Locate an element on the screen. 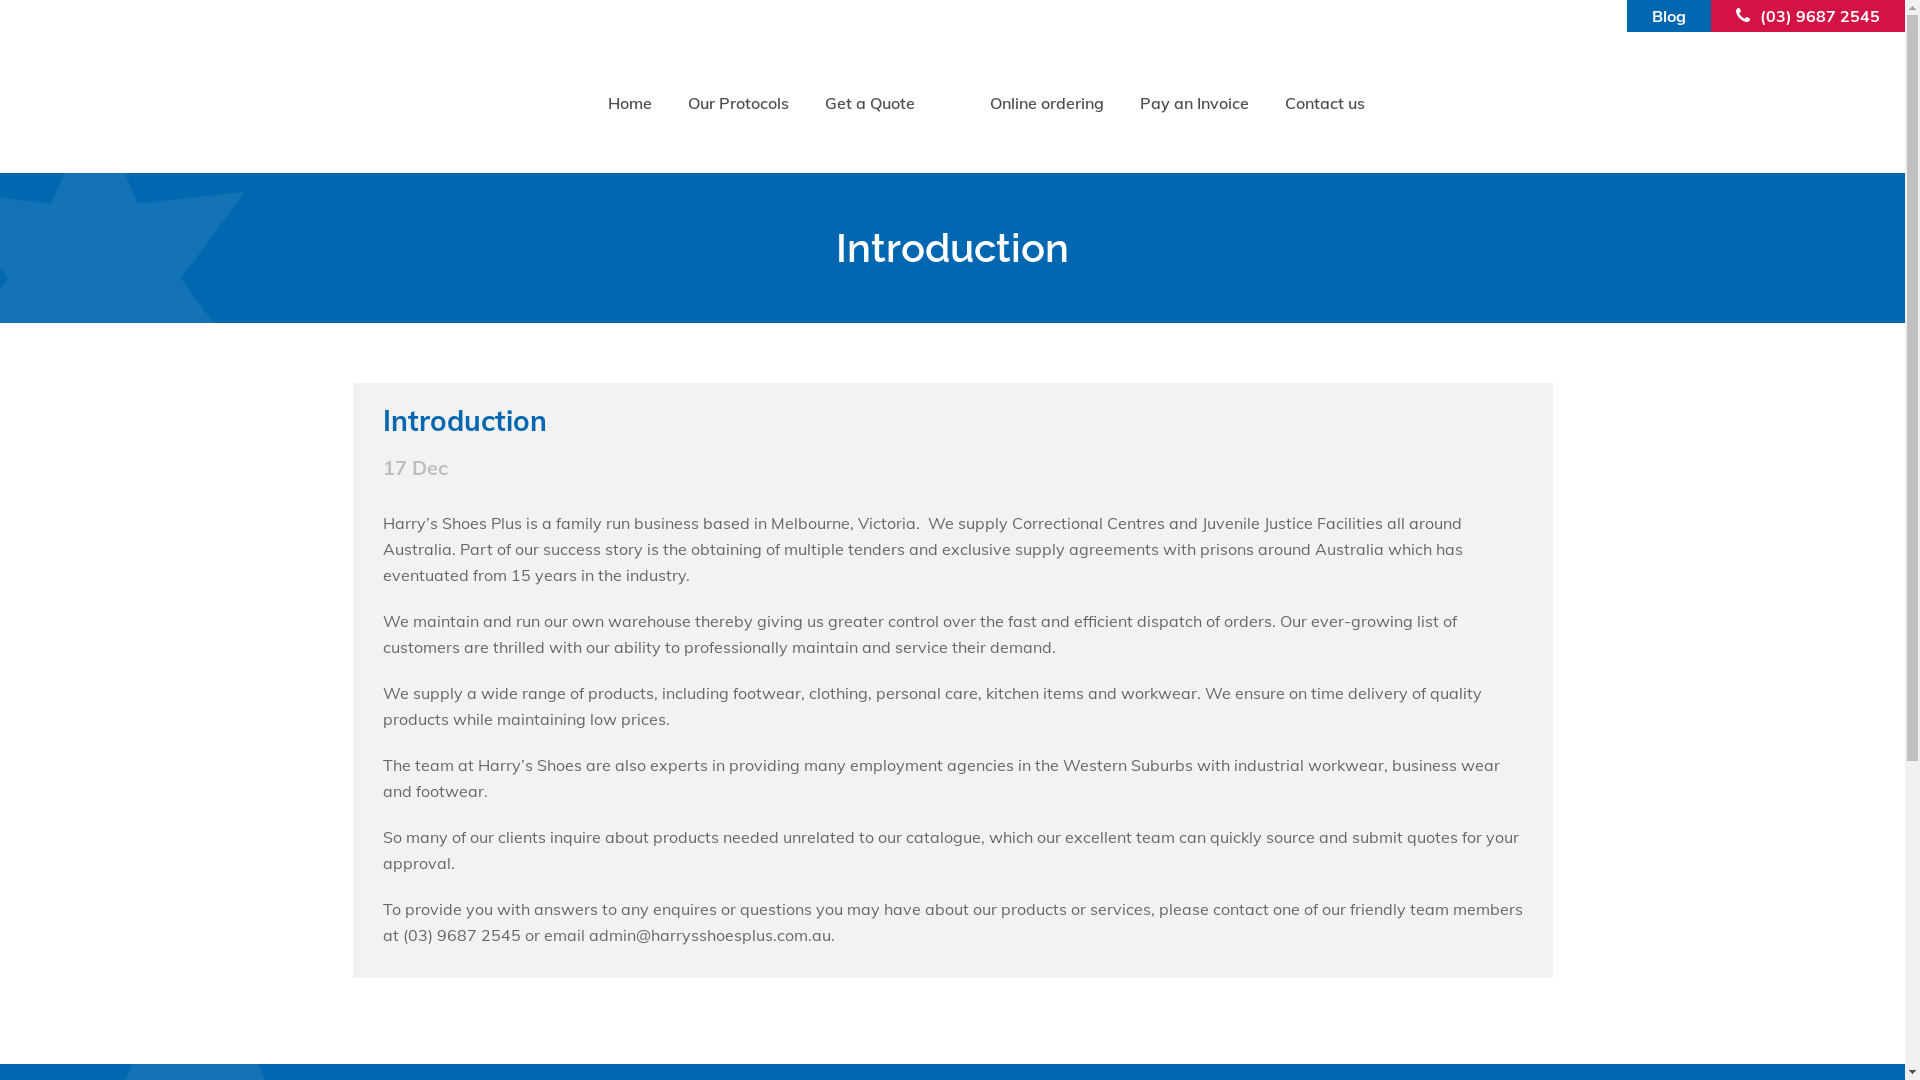  'Contact us' is located at coordinates (1324, 103).